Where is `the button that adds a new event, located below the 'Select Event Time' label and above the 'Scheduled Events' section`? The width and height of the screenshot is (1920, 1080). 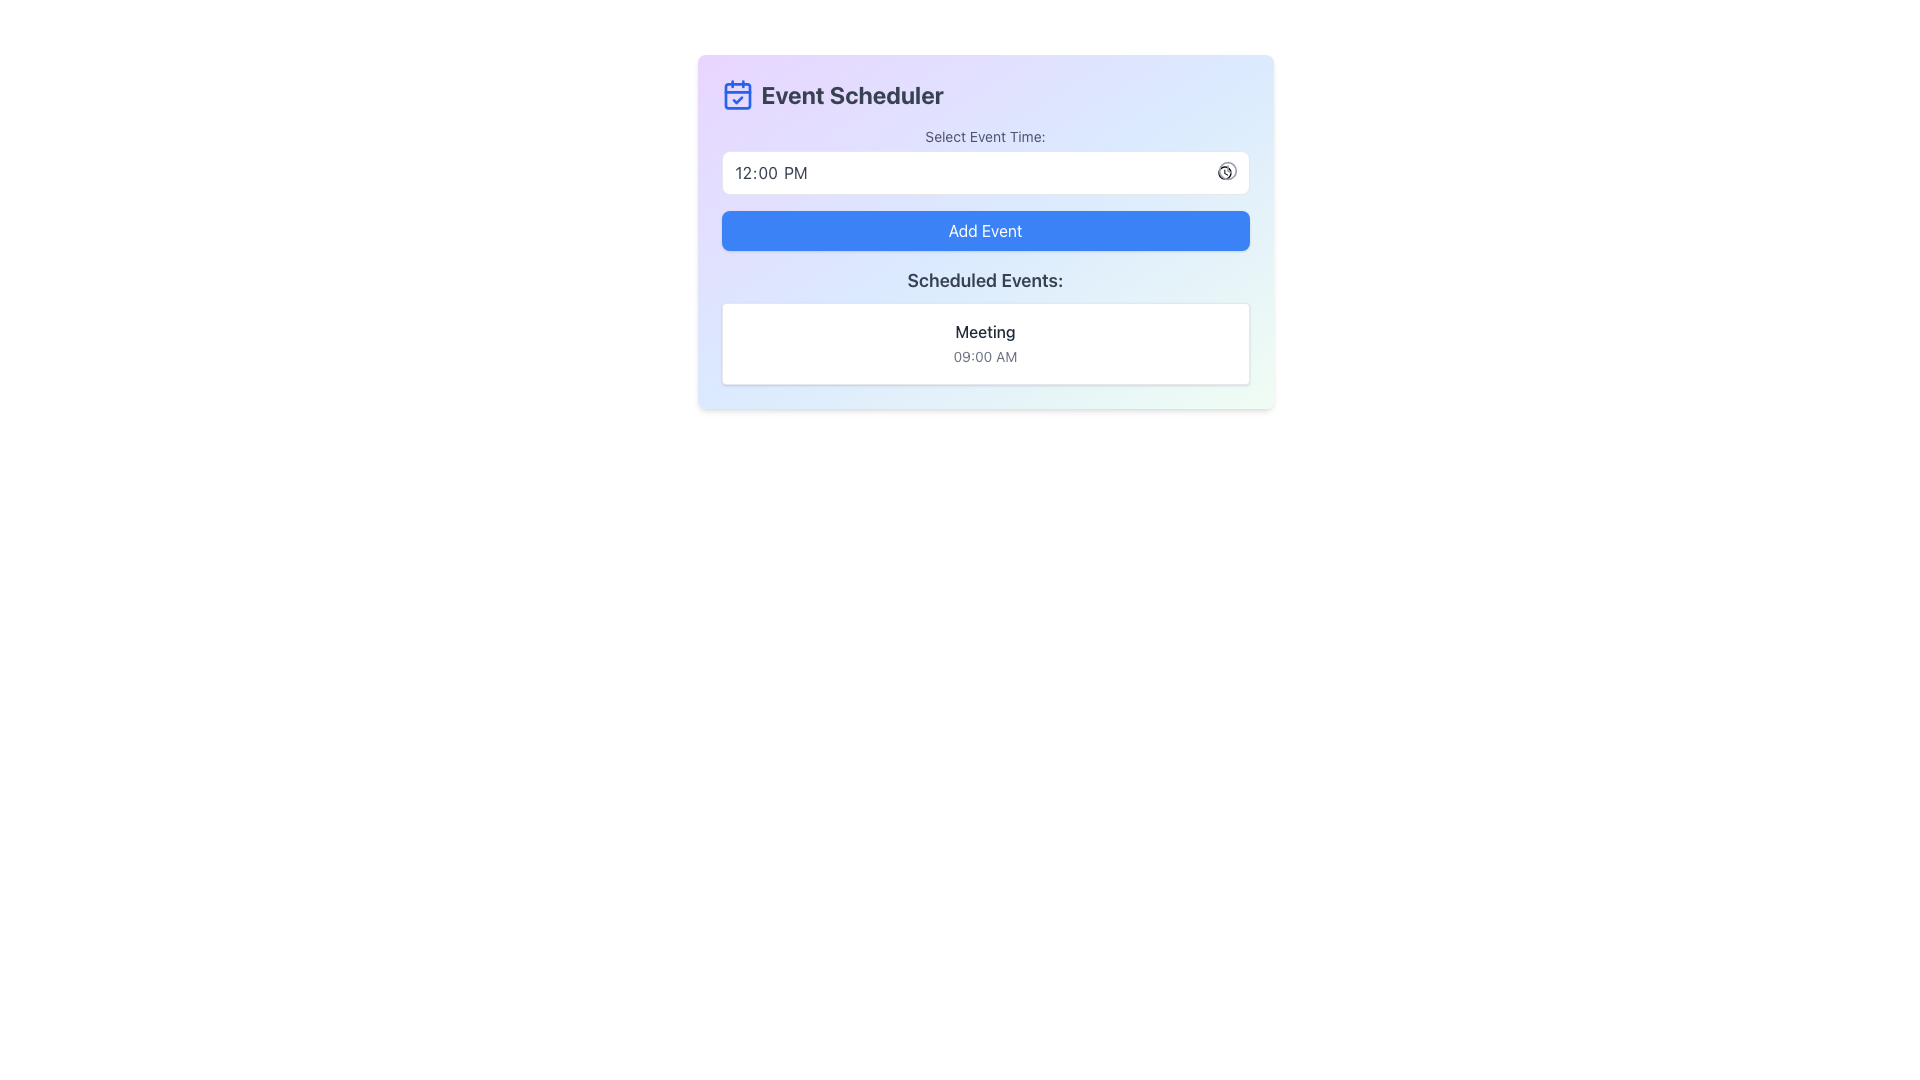 the button that adds a new event, located below the 'Select Event Time' label and above the 'Scheduled Events' section is located at coordinates (985, 230).